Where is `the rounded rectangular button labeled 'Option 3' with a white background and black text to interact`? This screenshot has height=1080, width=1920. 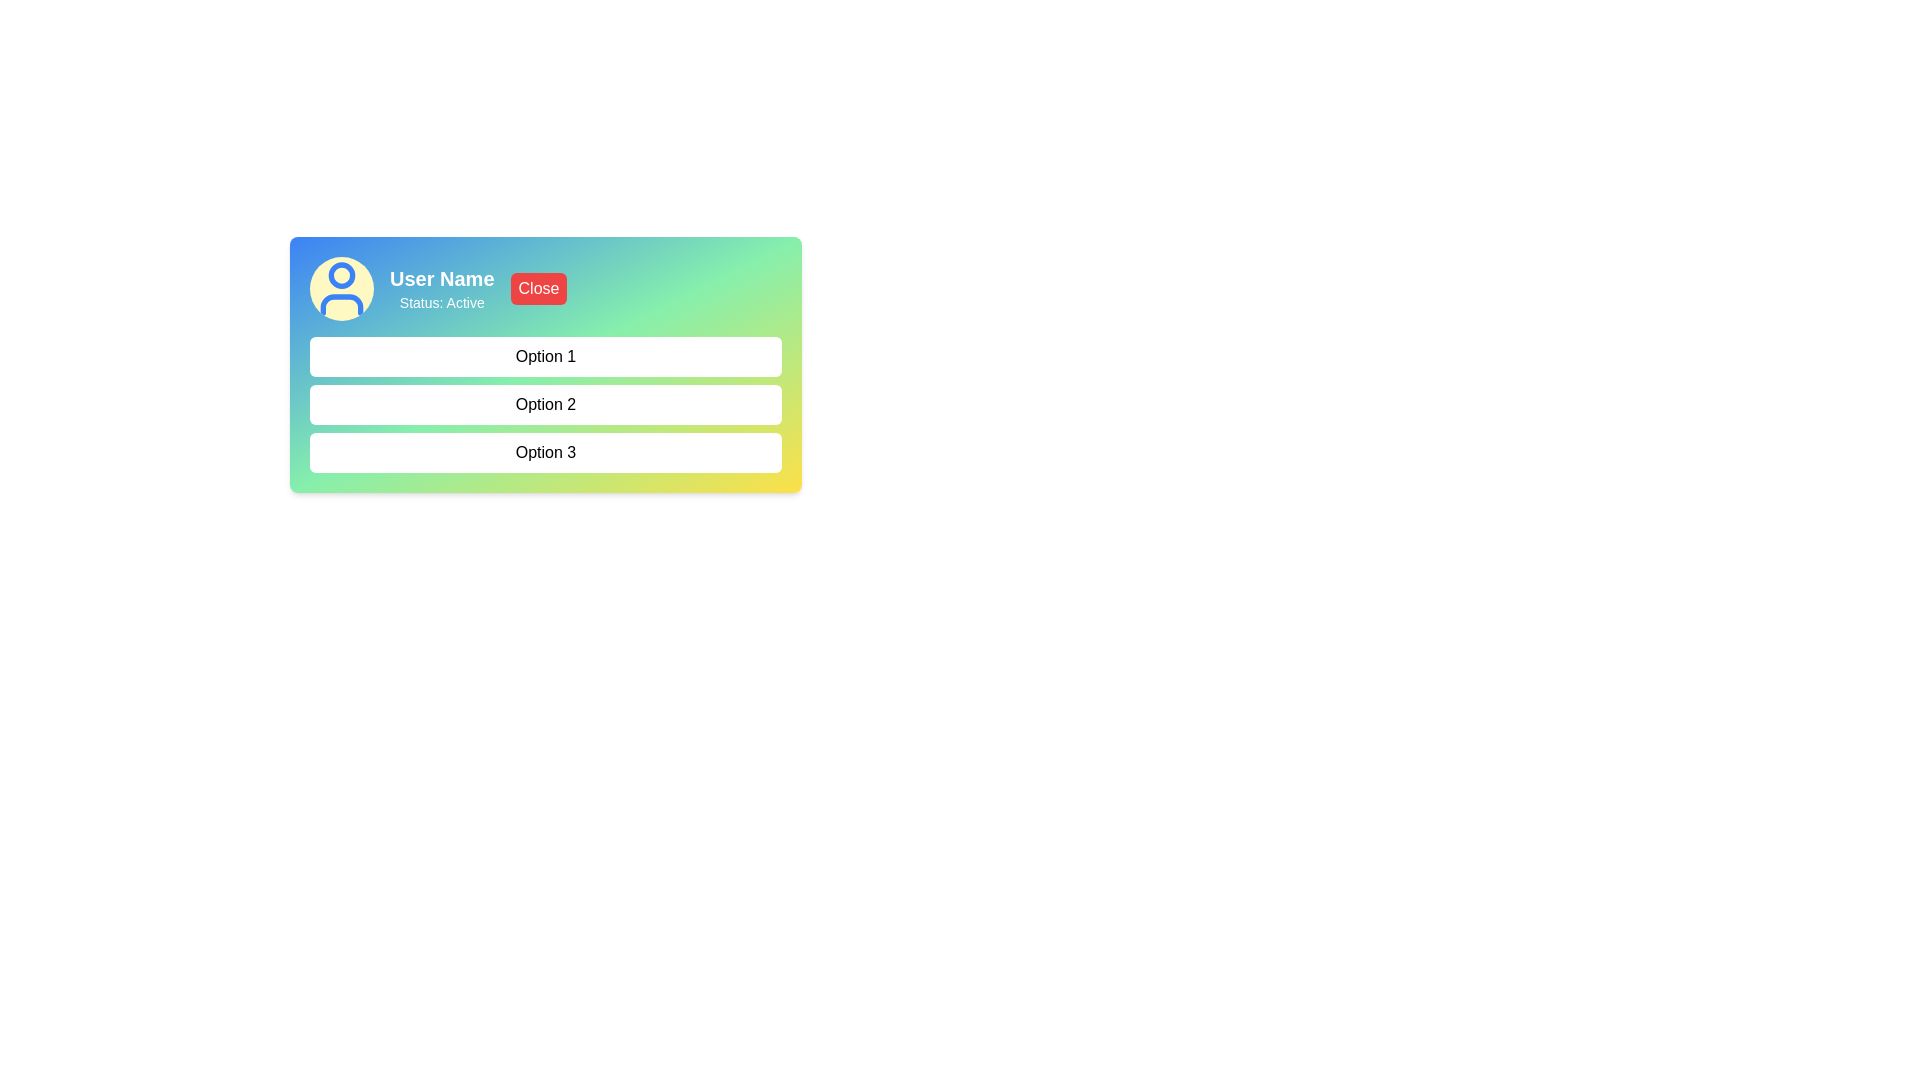
the rounded rectangular button labeled 'Option 3' with a white background and black text to interact is located at coordinates (546, 452).